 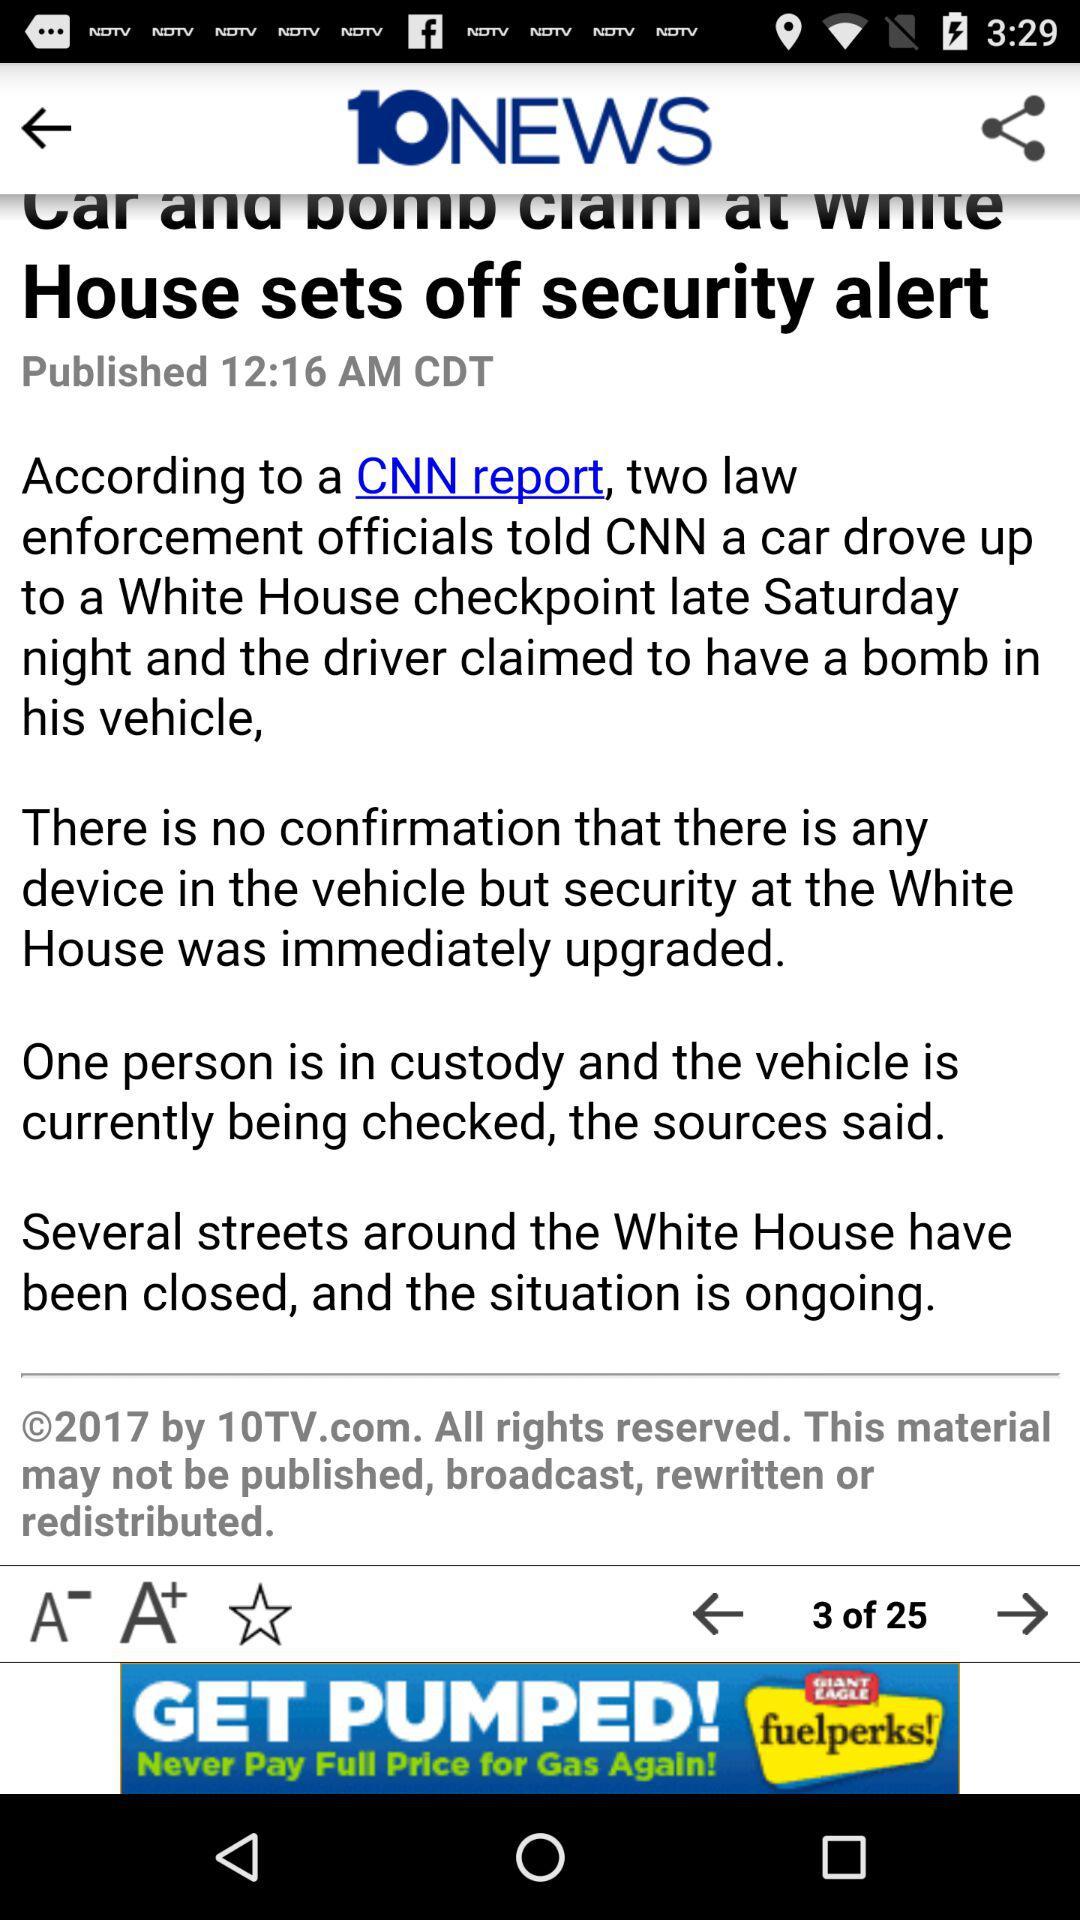 I want to click on star article, so click(x=259, y=1613).